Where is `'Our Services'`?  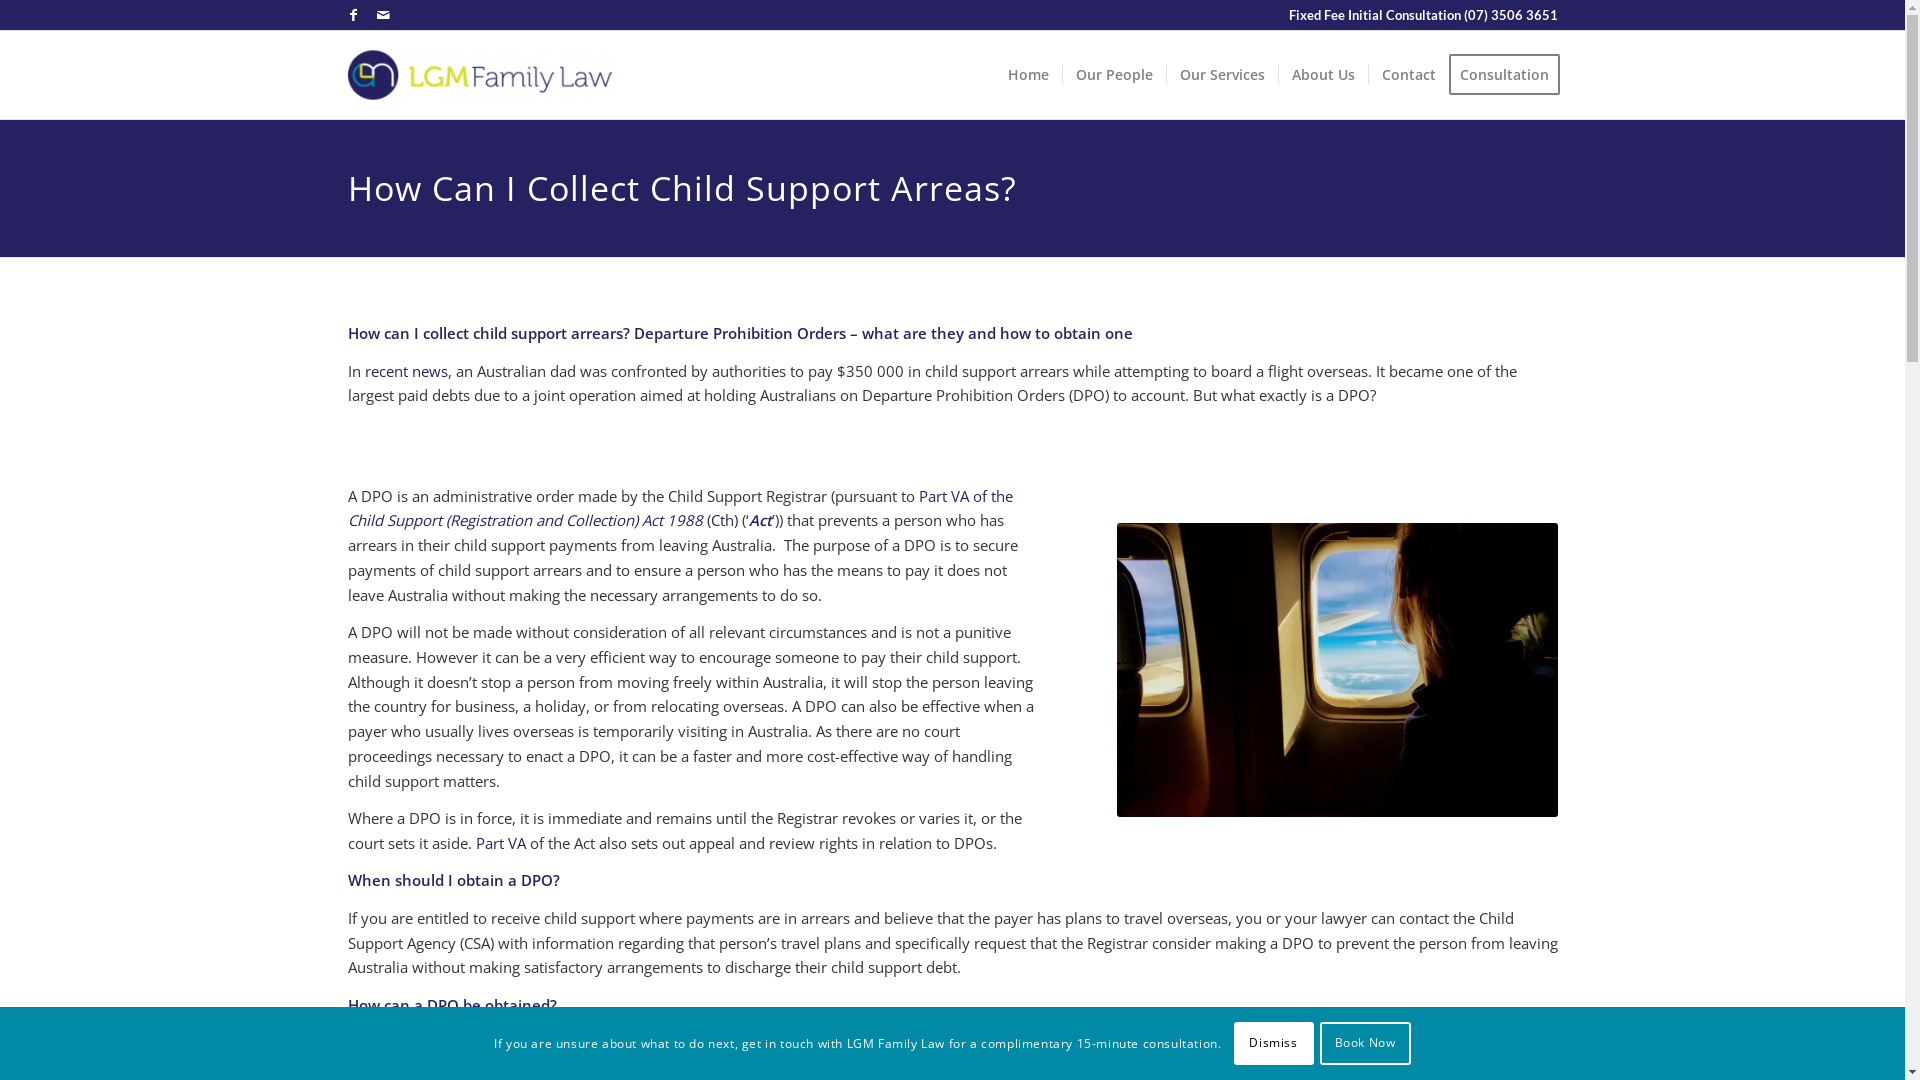
'Our Services' is located at coordinates (1221, 73).